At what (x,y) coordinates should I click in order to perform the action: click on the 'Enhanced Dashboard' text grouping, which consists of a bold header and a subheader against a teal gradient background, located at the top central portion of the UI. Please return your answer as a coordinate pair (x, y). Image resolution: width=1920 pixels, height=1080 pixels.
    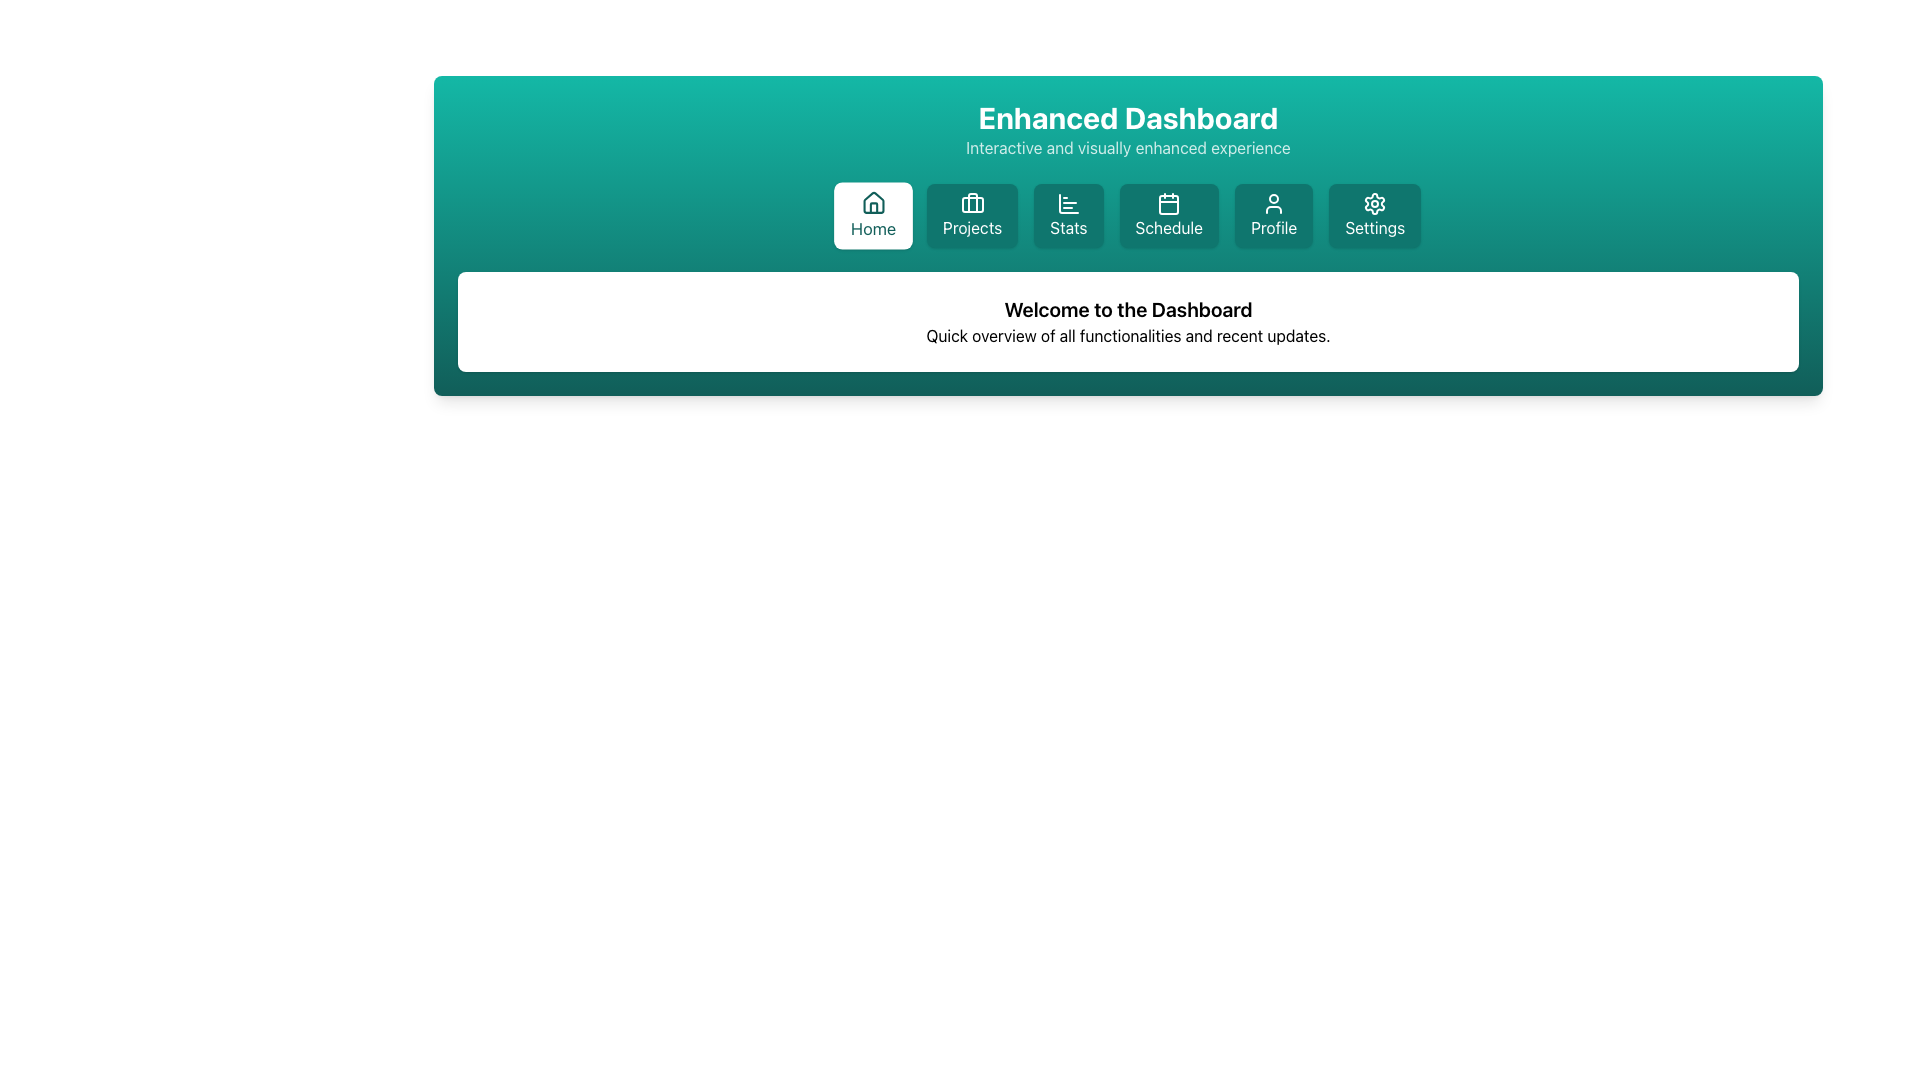
    Looking at the image, I should click on (1128, 130).